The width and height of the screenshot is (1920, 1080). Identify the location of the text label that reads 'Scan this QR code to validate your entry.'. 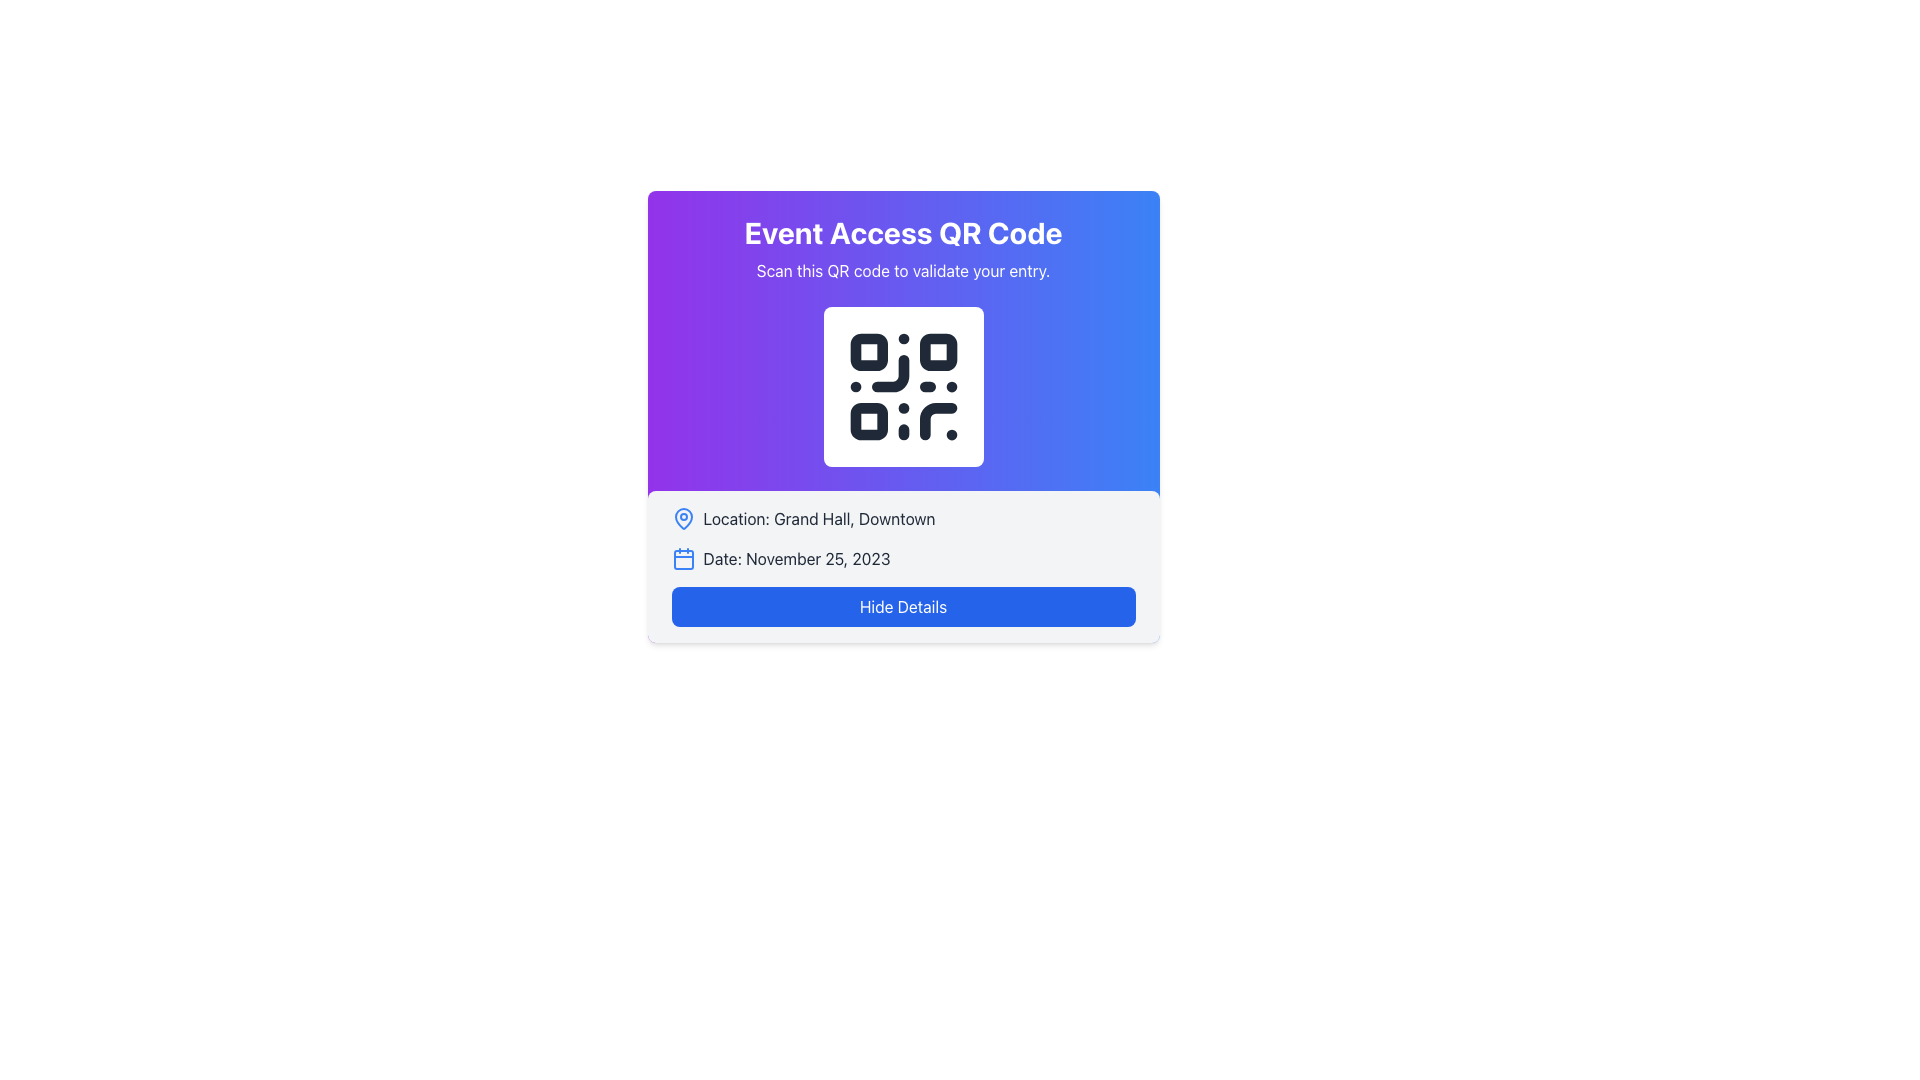
(902, 270).